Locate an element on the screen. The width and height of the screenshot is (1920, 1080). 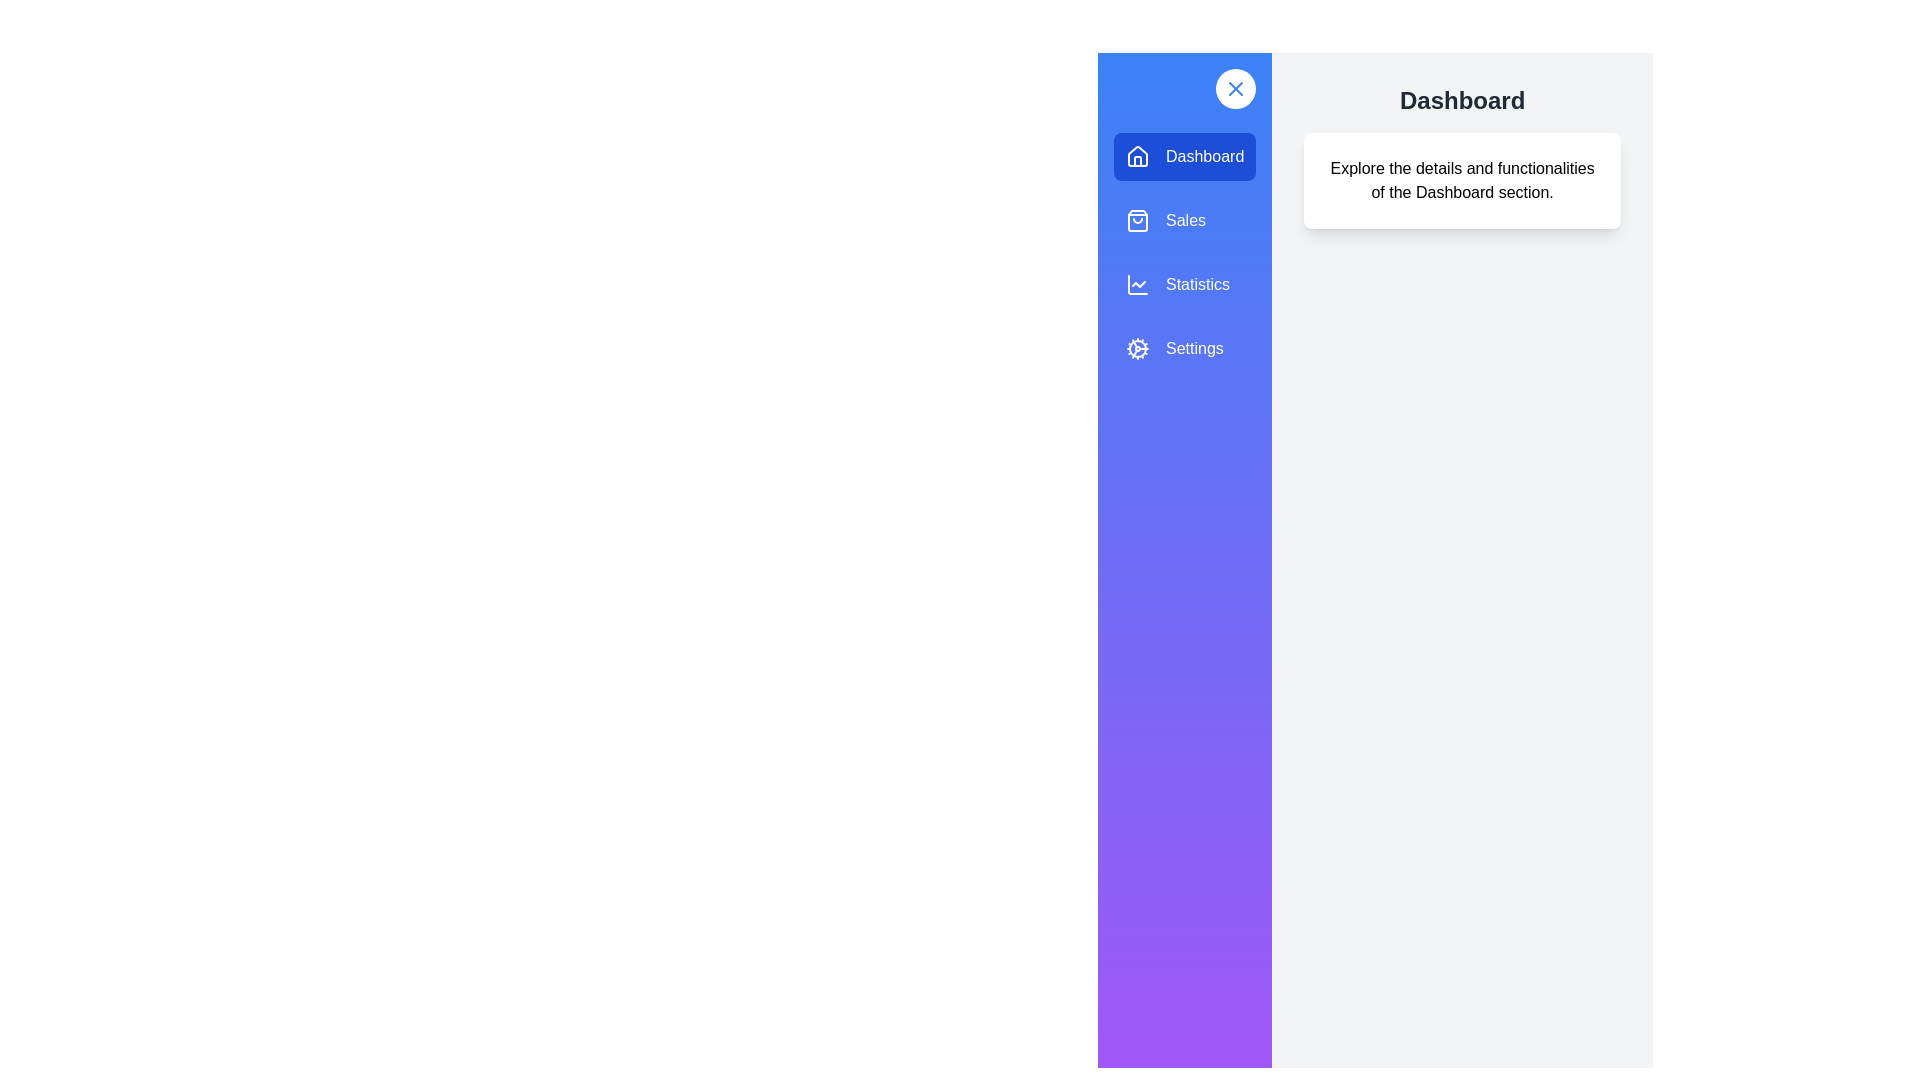
toggle button to change the drawer's state is located at coordinates (1235, 87).